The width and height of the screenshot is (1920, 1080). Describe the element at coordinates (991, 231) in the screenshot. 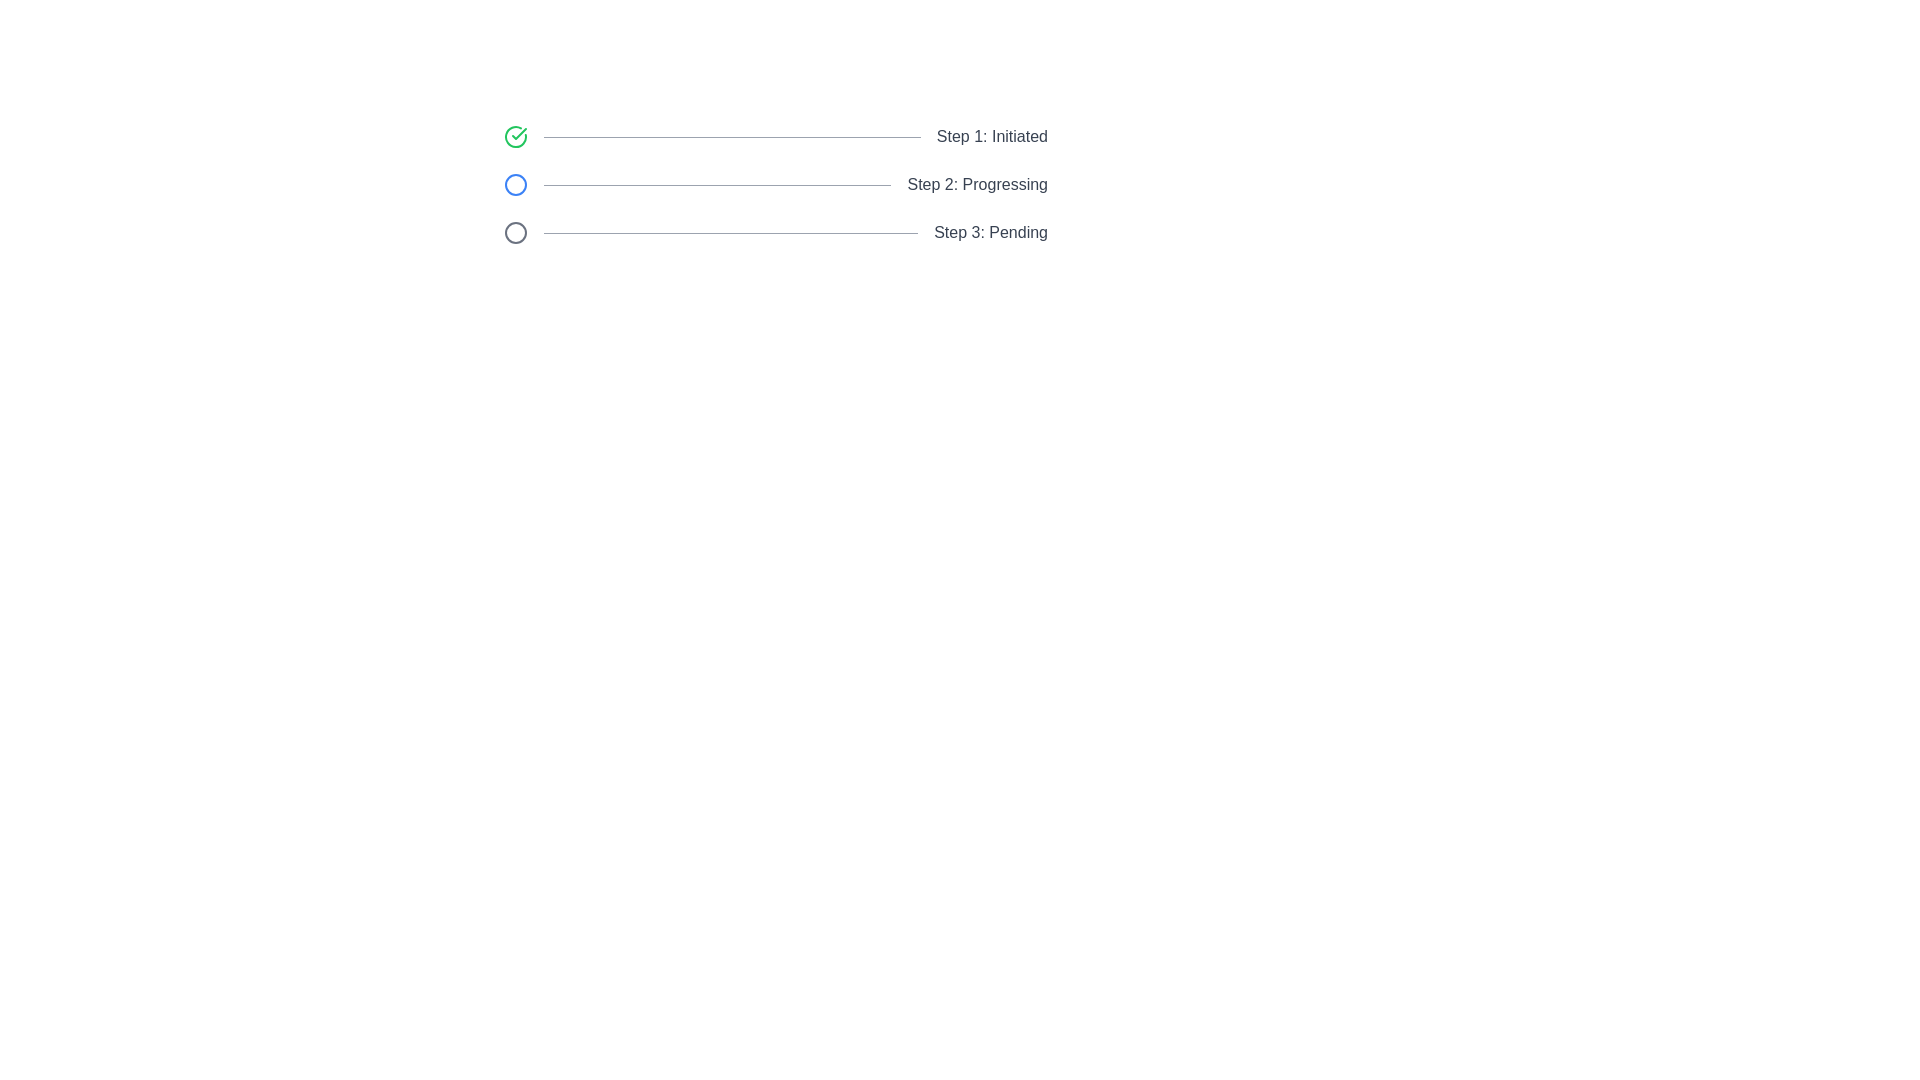

I see `the text label displaying 'Step 3: Pending', which is part of a progression step UI located next to a horizontal line and to the right of a circular icon` at that location.